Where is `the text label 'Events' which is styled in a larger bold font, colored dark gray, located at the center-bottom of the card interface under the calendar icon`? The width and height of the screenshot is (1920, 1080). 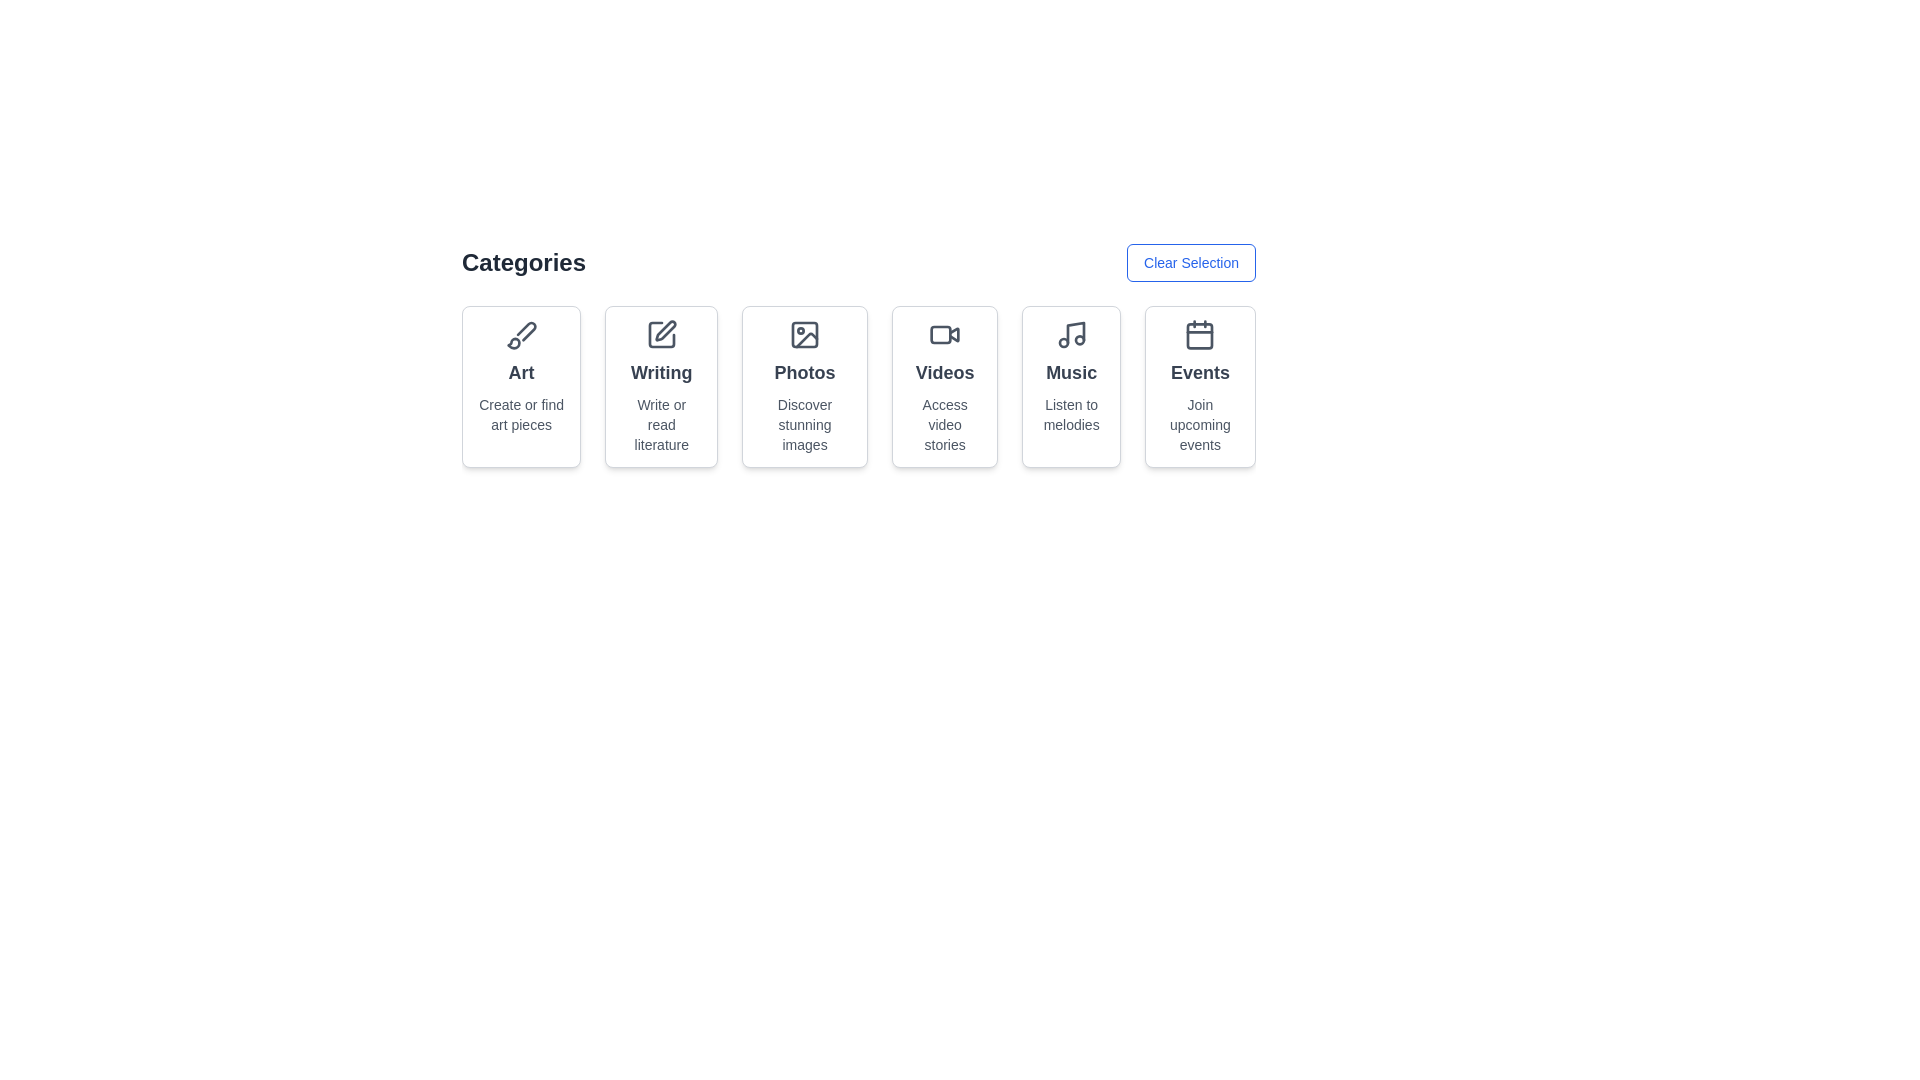 the text label 'Events' which is styled in a larger bold font, colored dark gray, located at the center-bottom of the card interface under the calendar icon is located at coordinates (1200, 373).